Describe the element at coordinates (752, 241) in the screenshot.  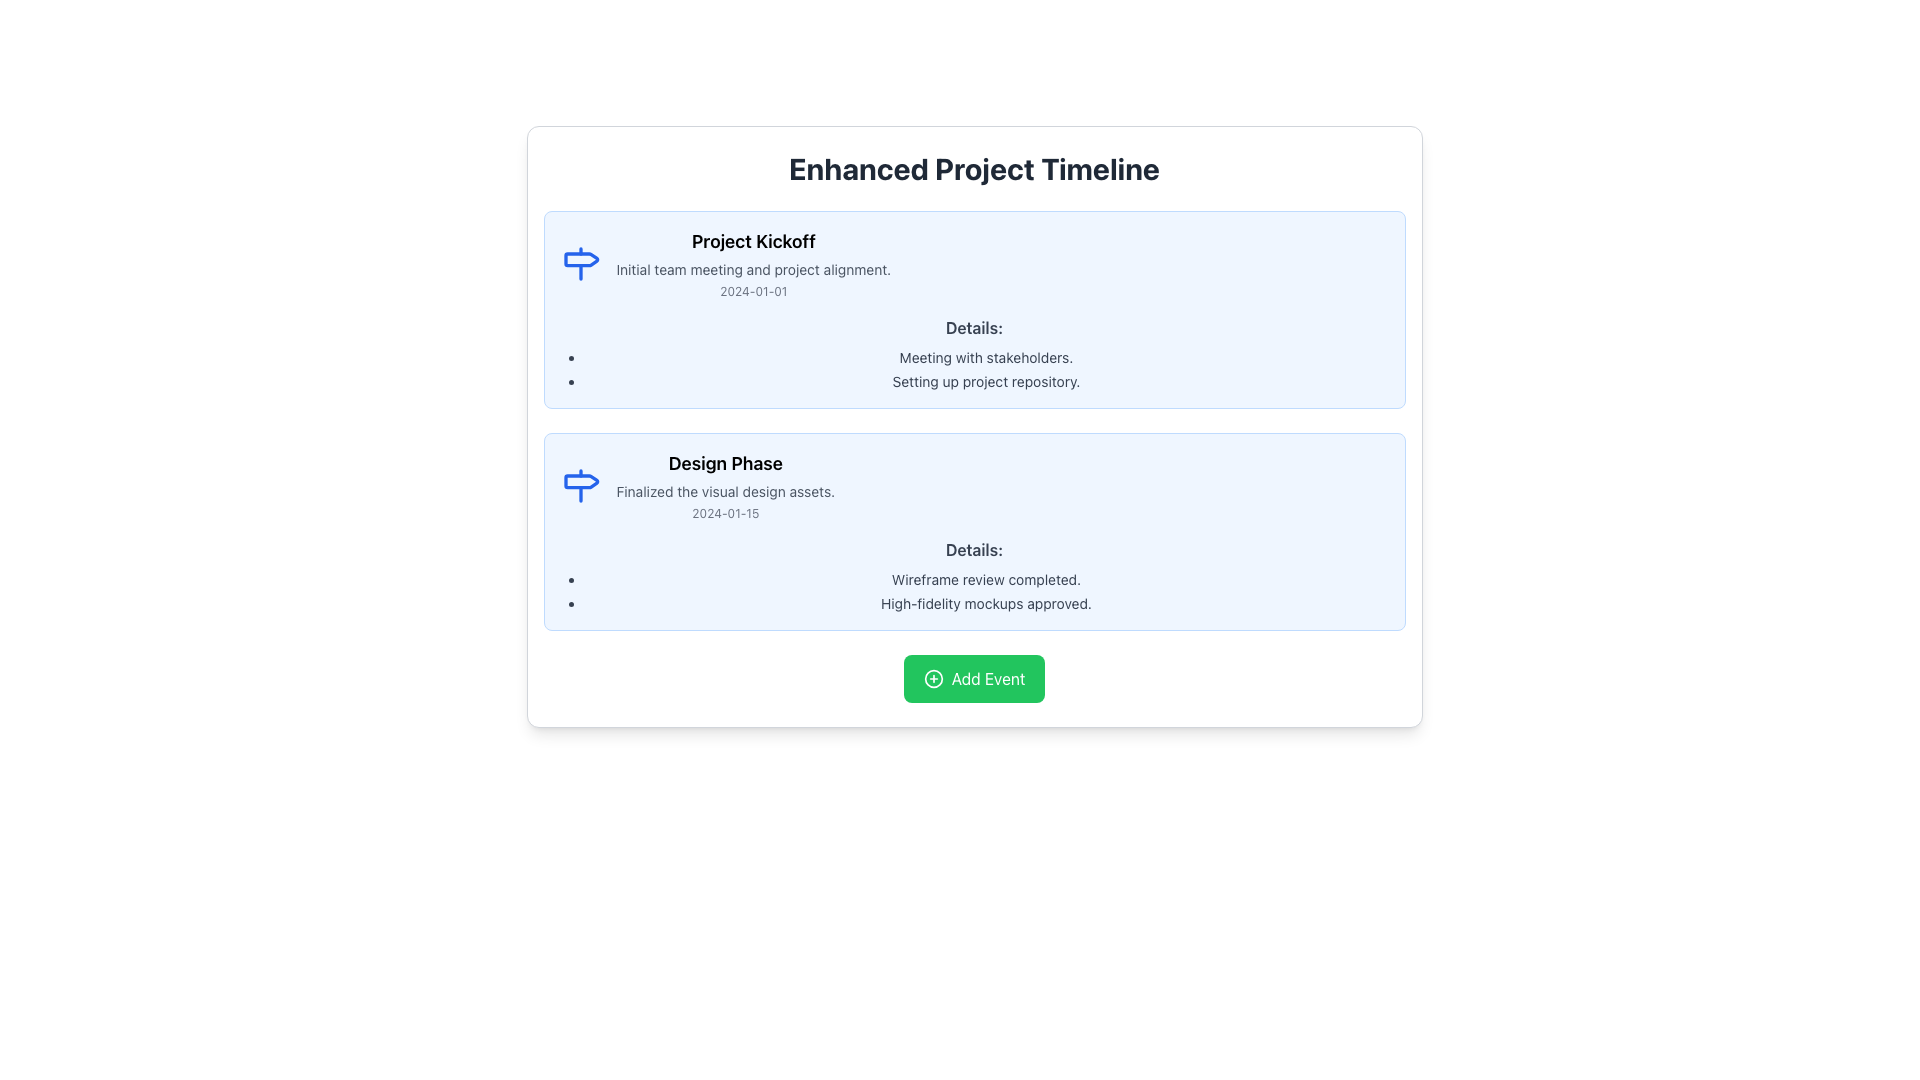
I see `the Text Label that serves as a descriptive title for the project phase displayed in the upper section of the card layout` at that location.